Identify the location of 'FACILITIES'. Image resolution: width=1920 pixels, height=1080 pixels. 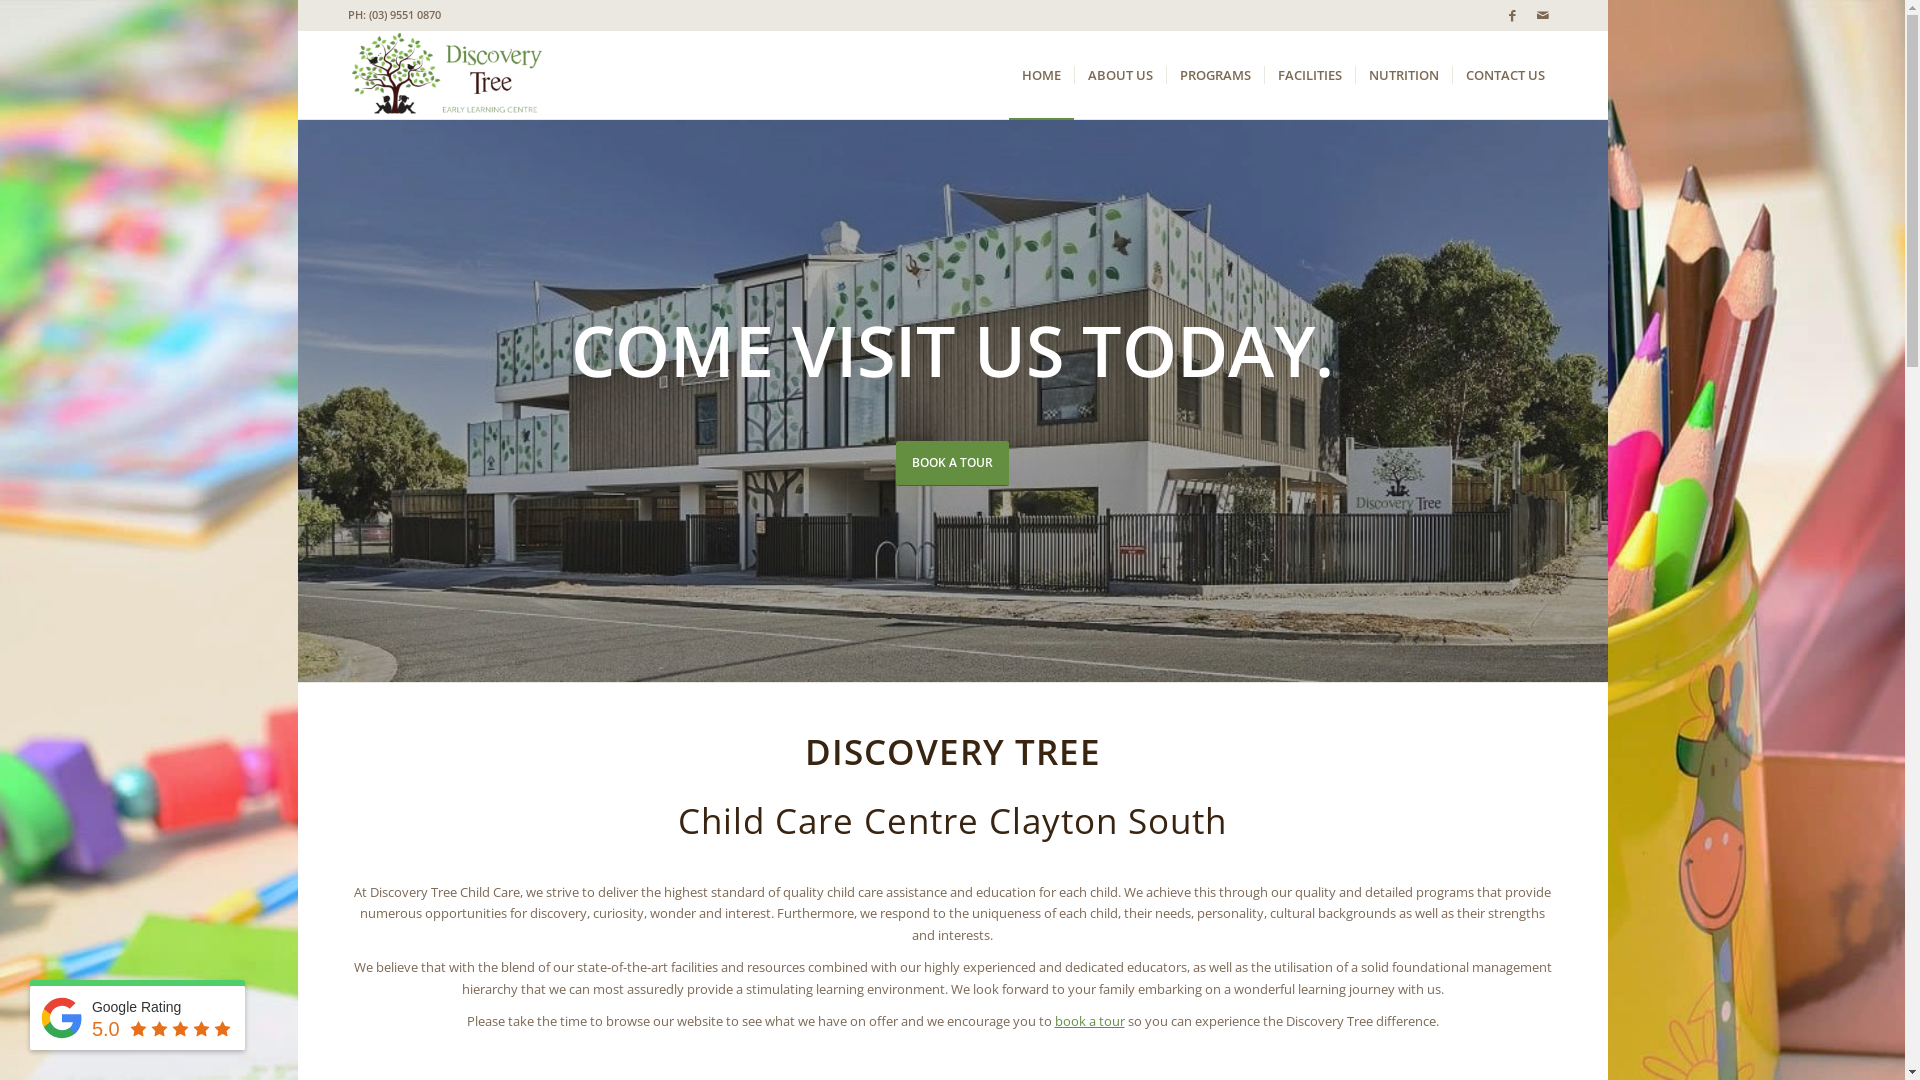
(1262, 73).